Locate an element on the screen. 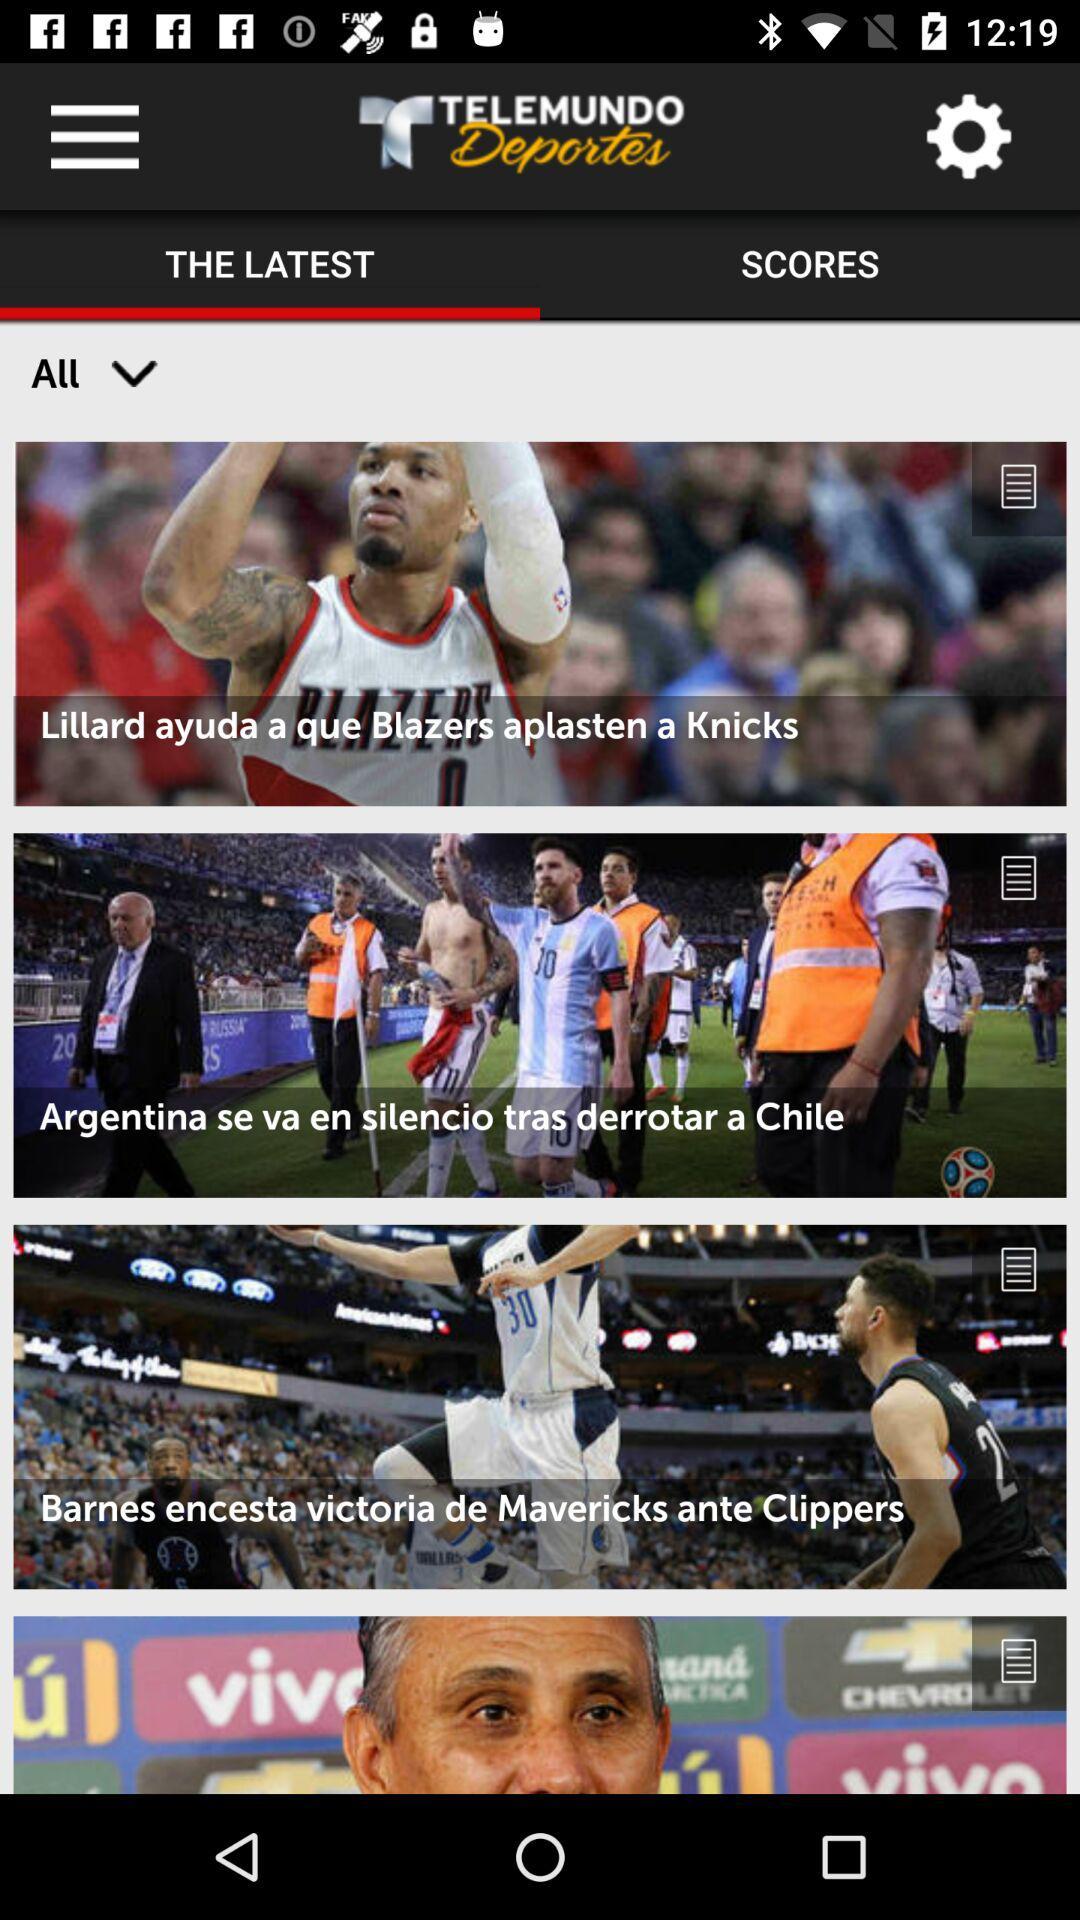 This screenshot has height=1920, width=1080. settings is located at coordinates (967, 135).